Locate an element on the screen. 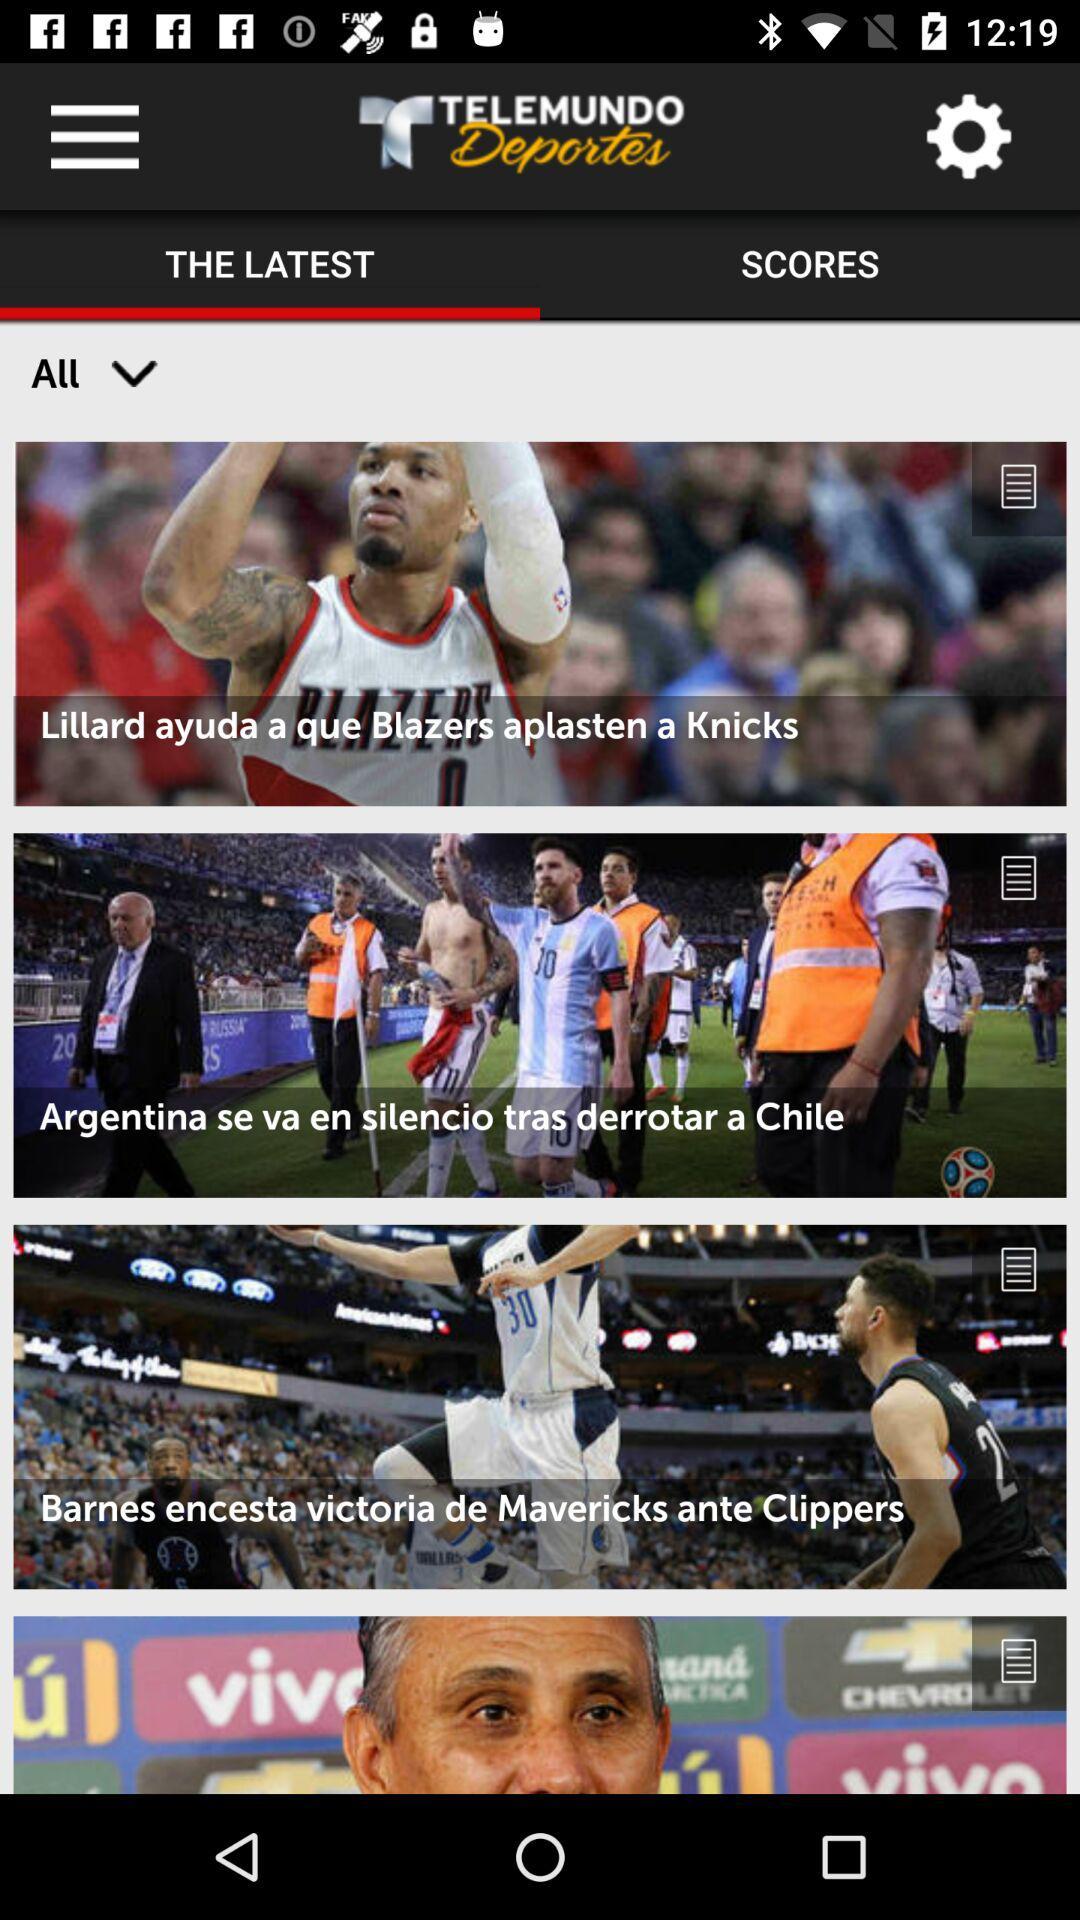 This screenshot has height=1920, width=1080. settings is located at coordinates (967, 135).